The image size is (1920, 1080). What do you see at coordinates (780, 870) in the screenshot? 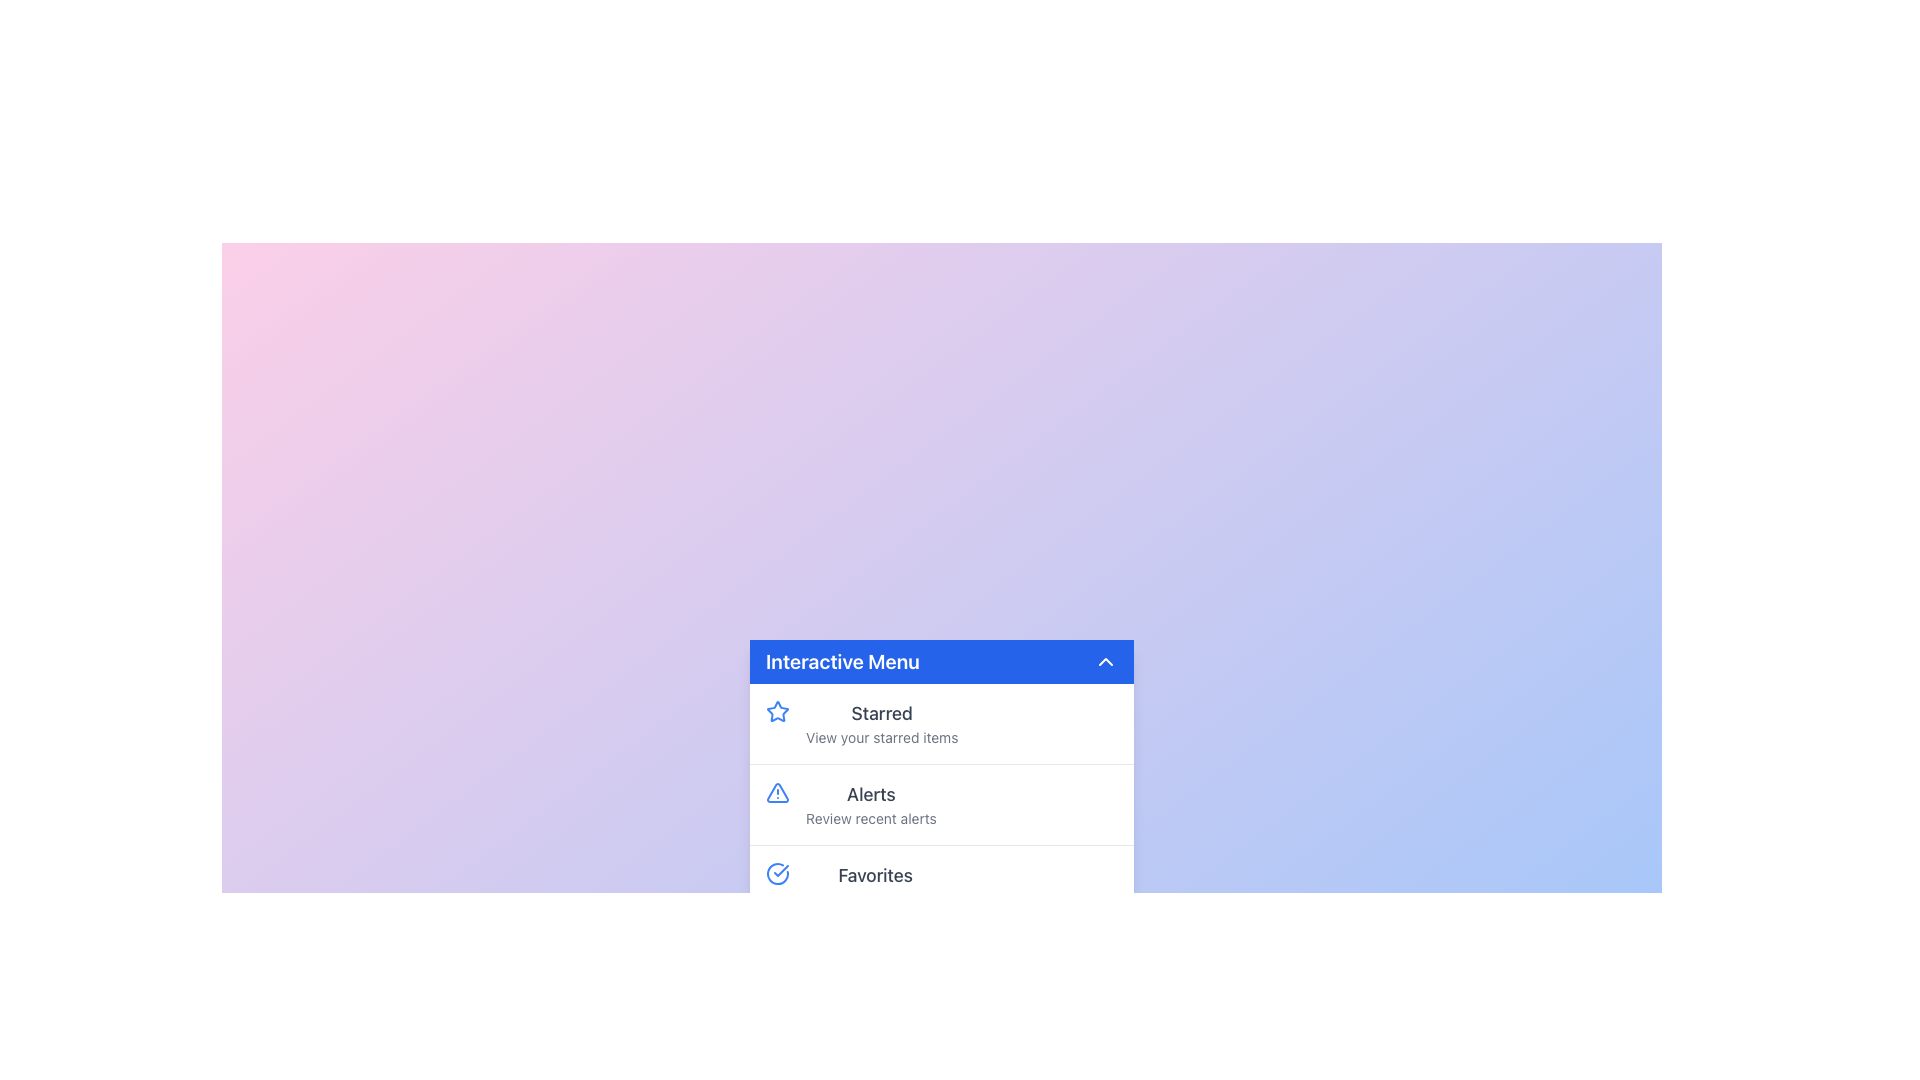
I see `the checkmark icon located within a blue circular badge, which serves as an indicator of a completed or selected state, situated near the bottom of the 'Interactive Menu' UI, adjacent to the 'Favorites' section` at bounding box center [780, 870].